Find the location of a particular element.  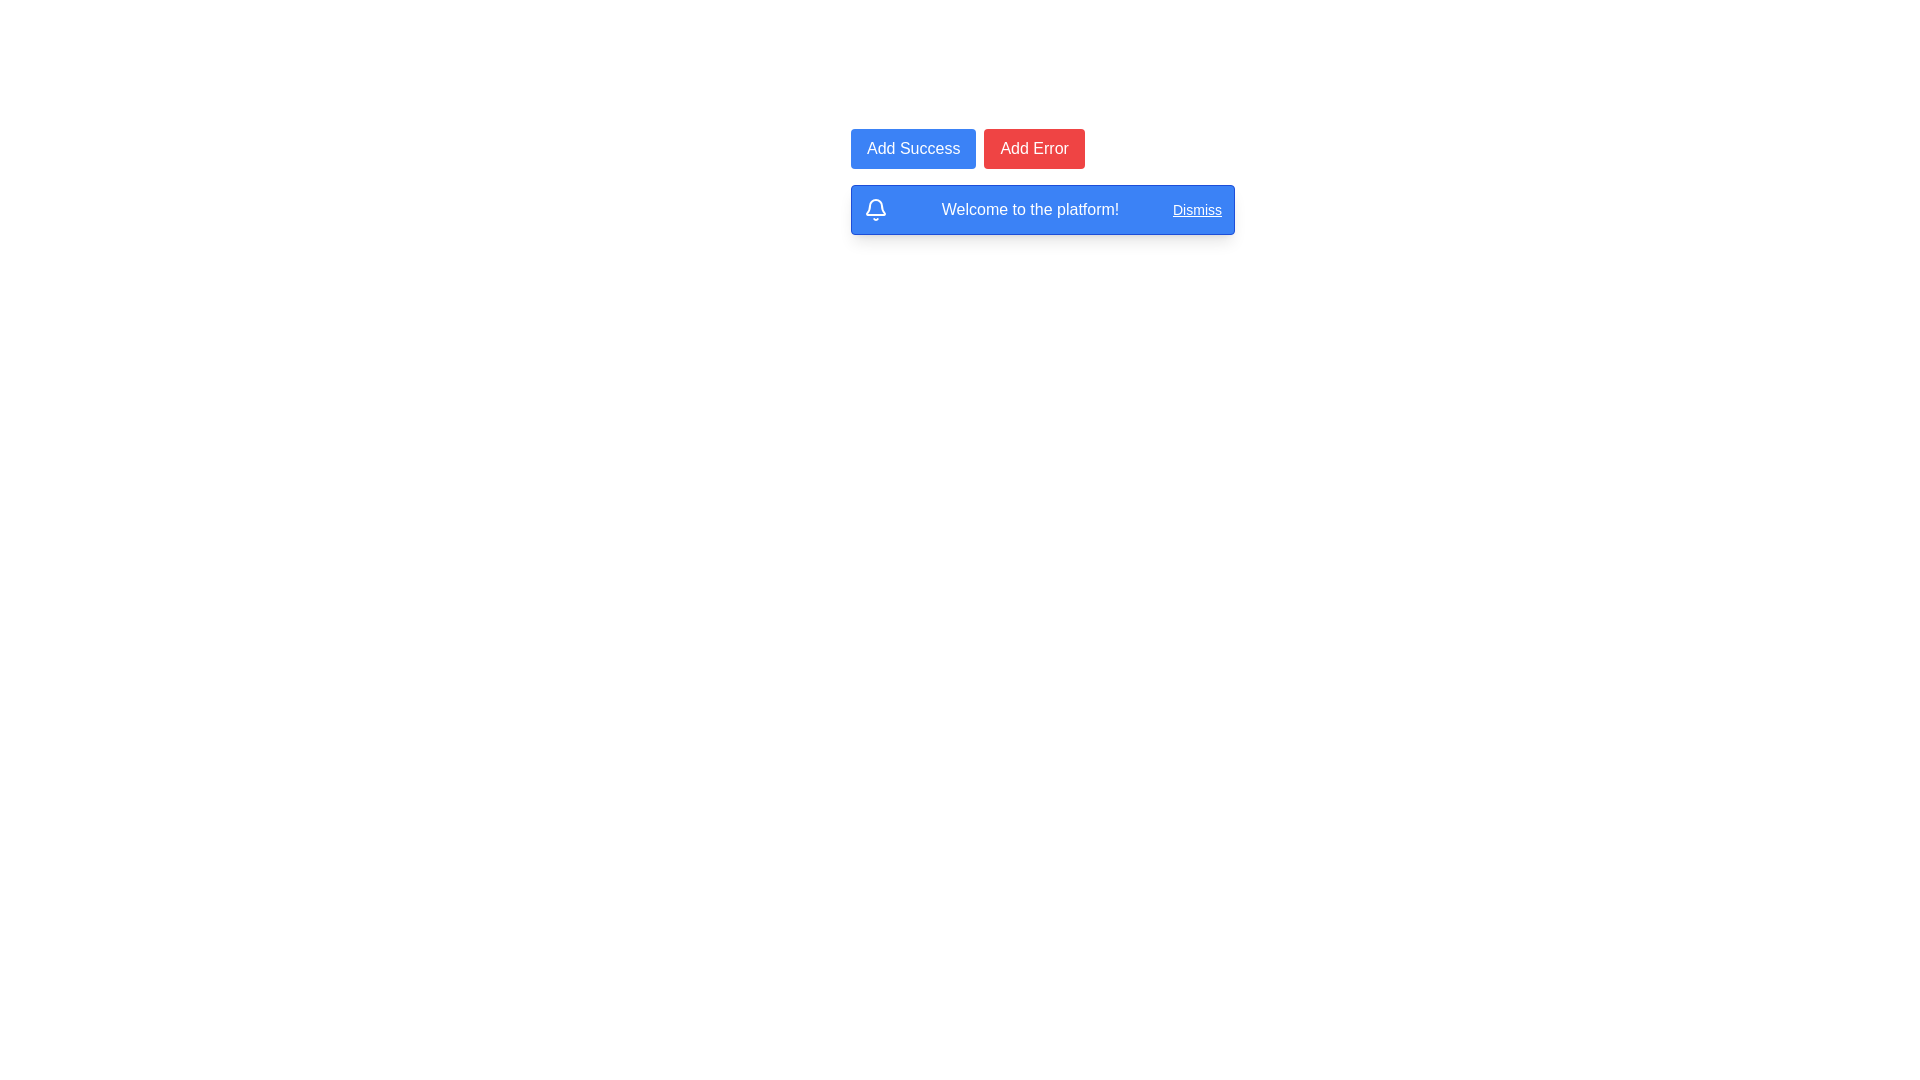

the 'Dismiss' hyperlink styled as a button located at the top-right corner of the notification banner is located at coordinates (1197, 209).